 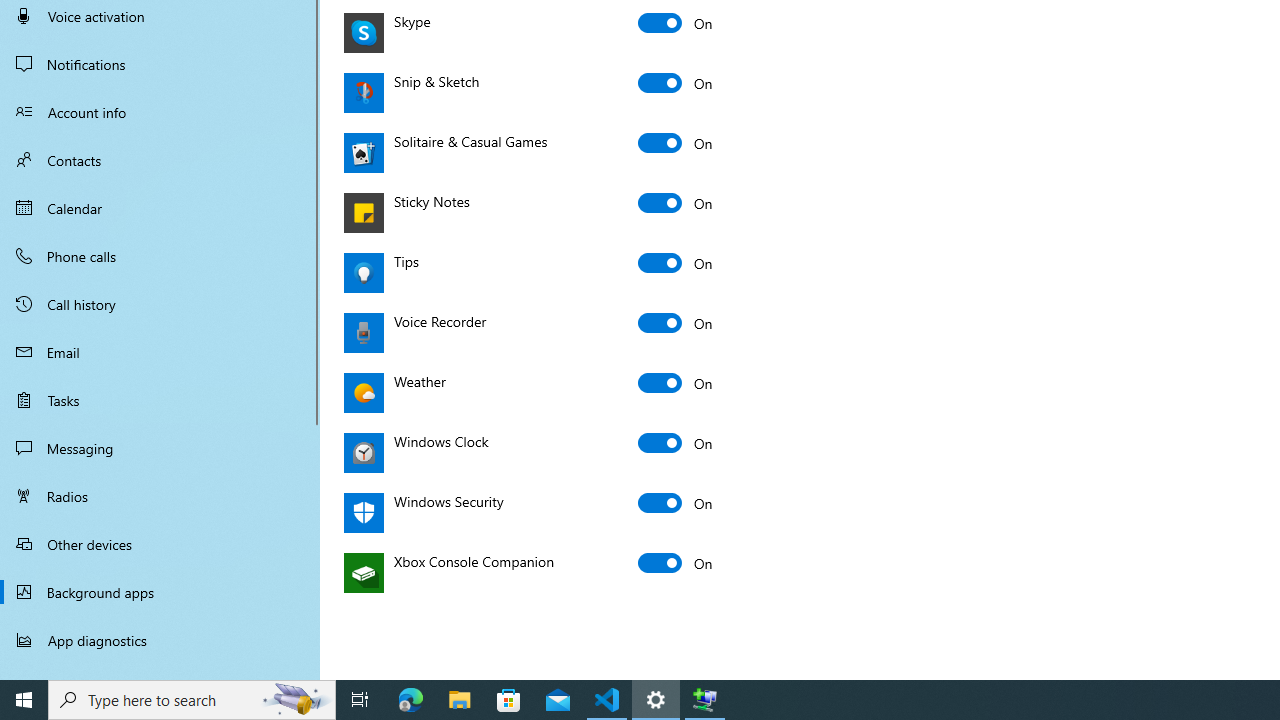 I want to click on 'Notifications', so click(x=160, y=63).